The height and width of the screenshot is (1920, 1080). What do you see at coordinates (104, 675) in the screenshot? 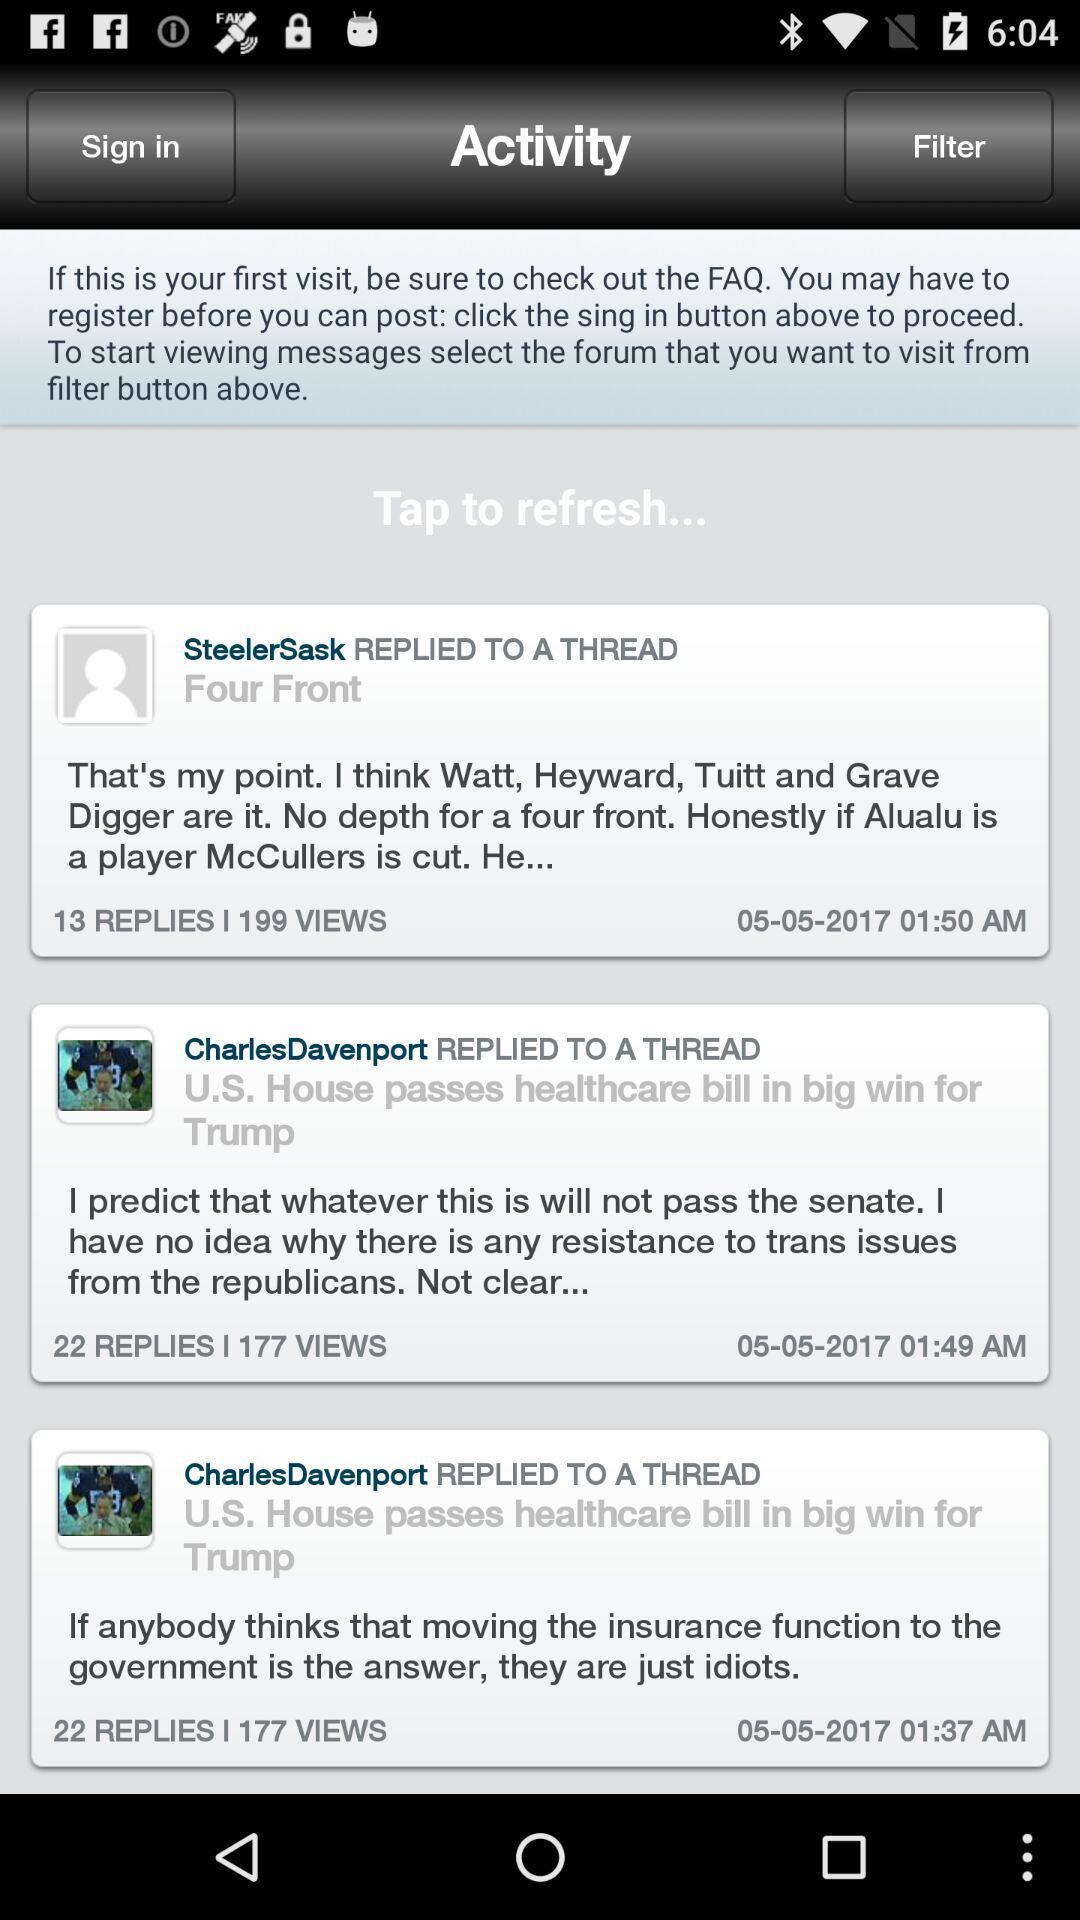
I see `contact` at bounding box center [104, 675].